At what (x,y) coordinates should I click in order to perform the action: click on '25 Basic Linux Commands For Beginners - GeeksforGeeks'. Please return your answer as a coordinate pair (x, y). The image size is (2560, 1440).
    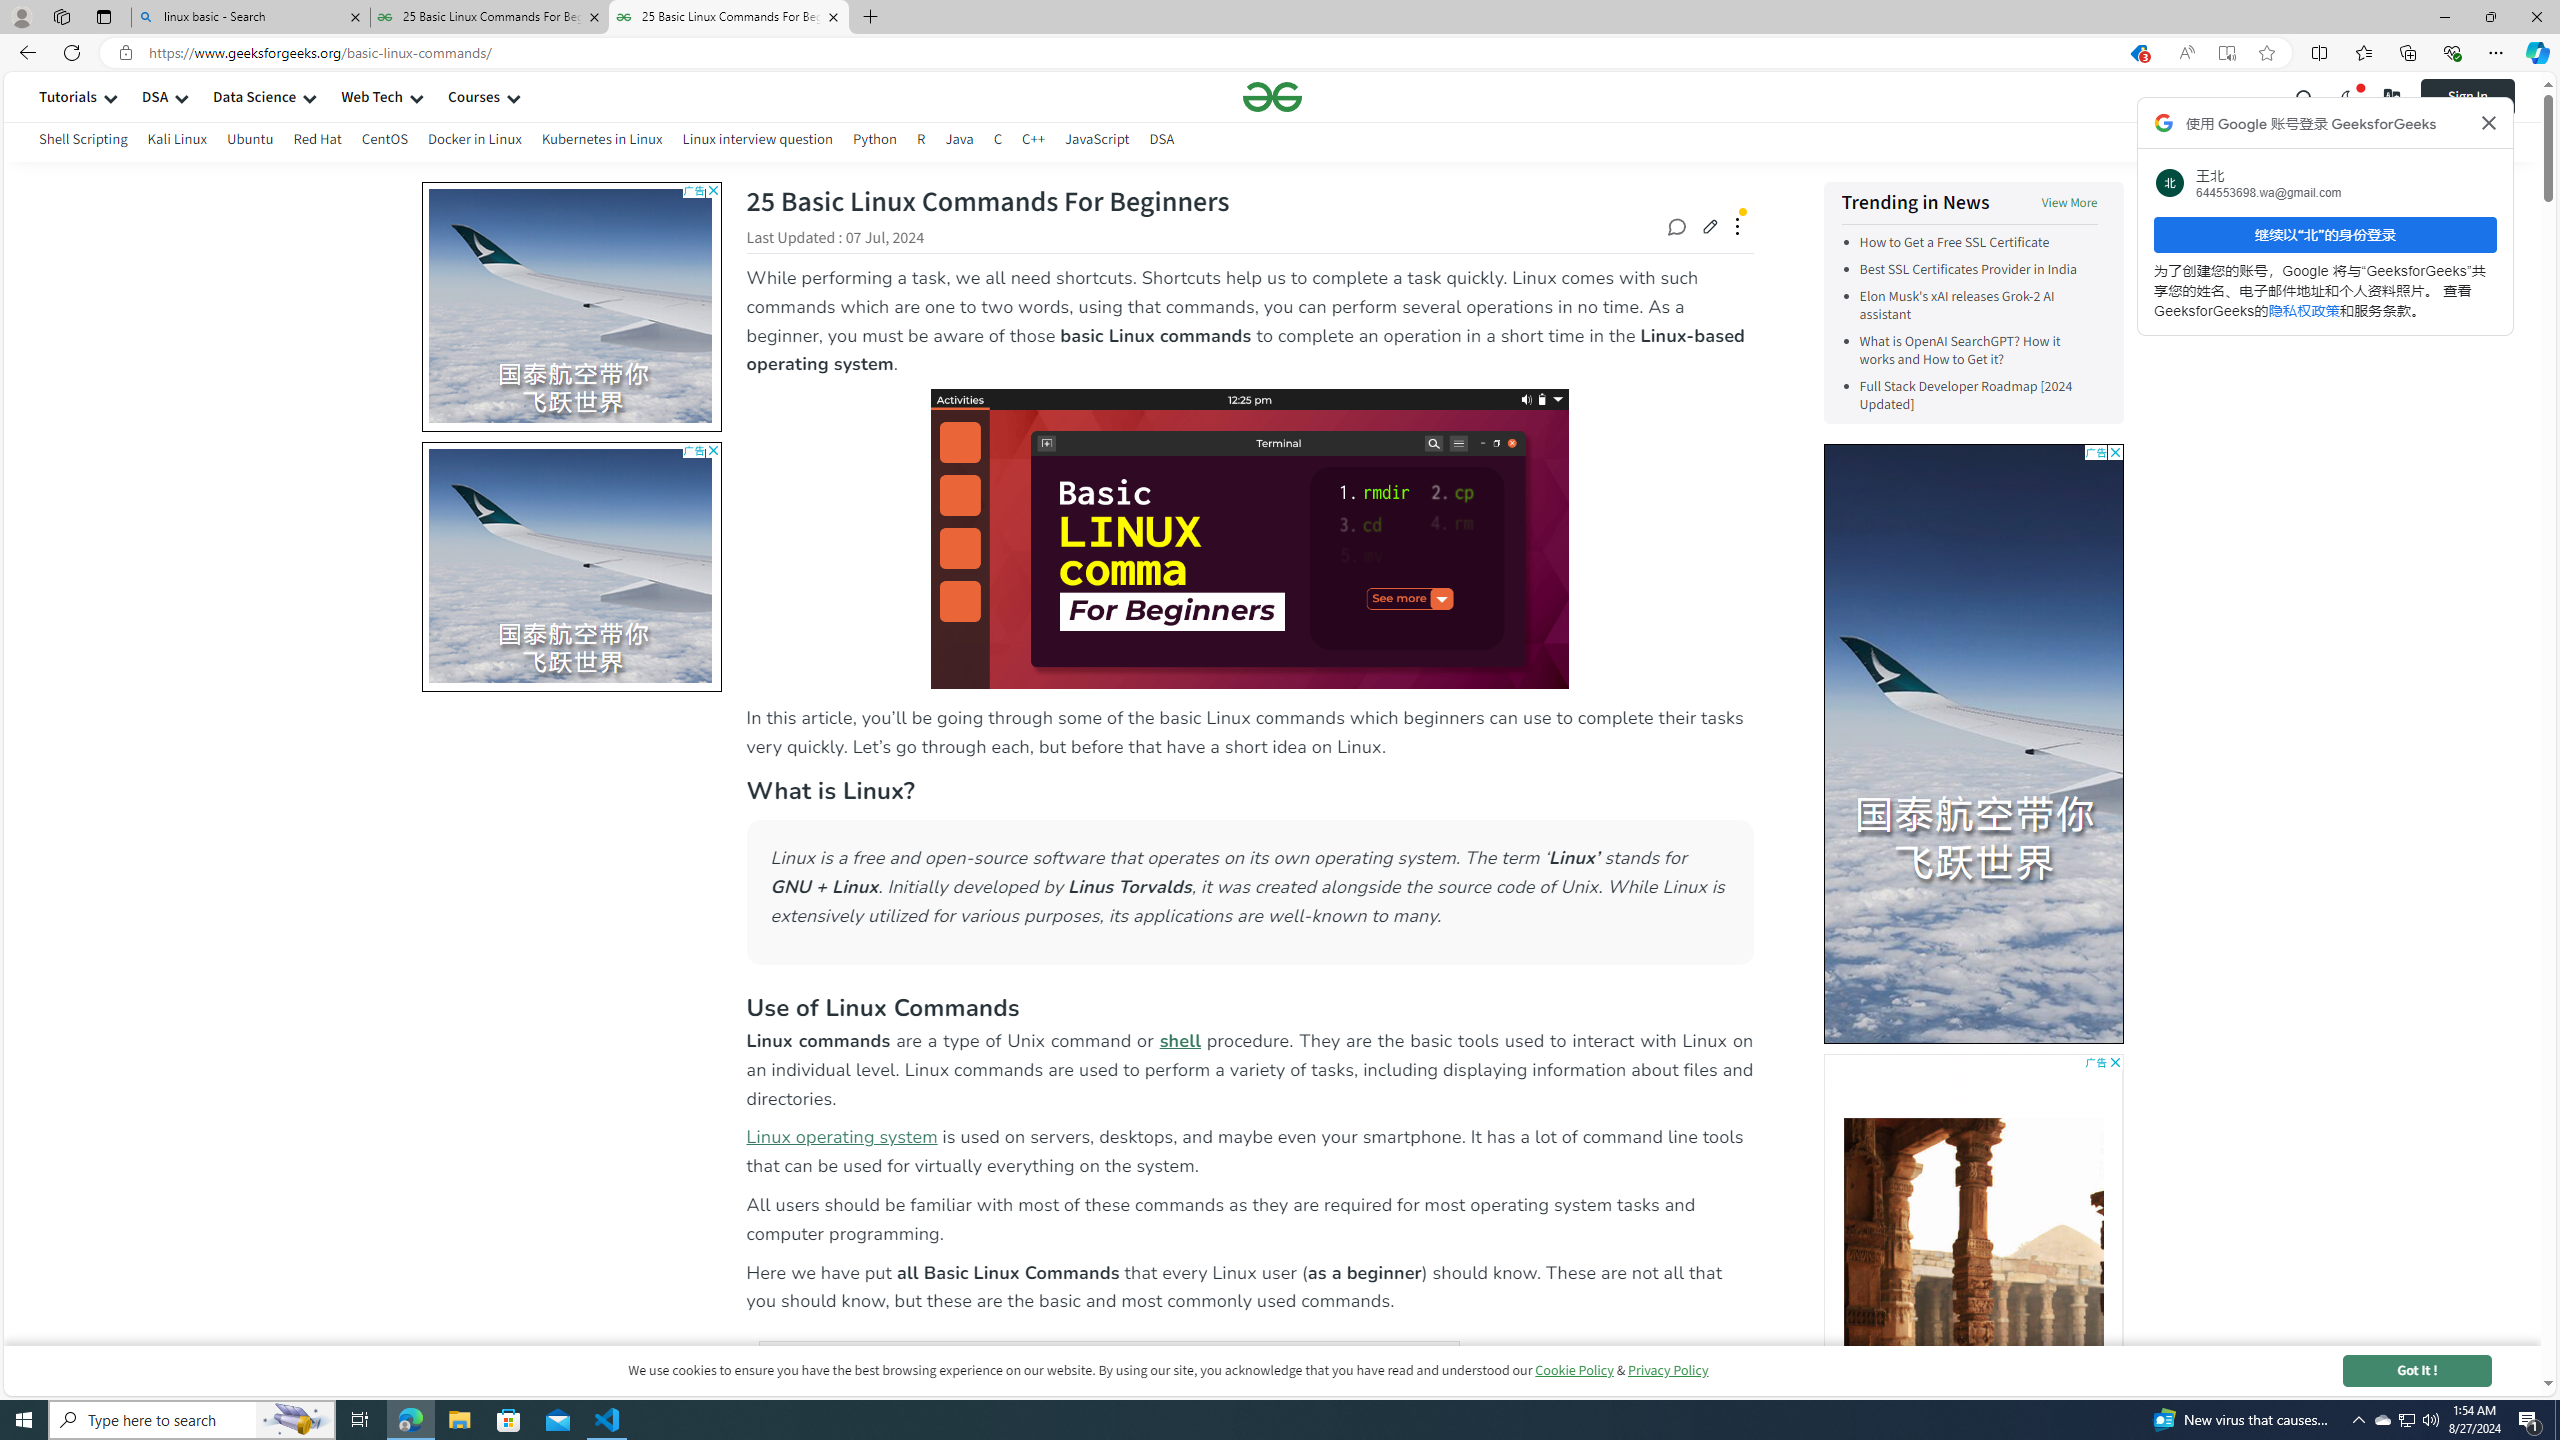
    Looking at the image, I should click on (729, 16).